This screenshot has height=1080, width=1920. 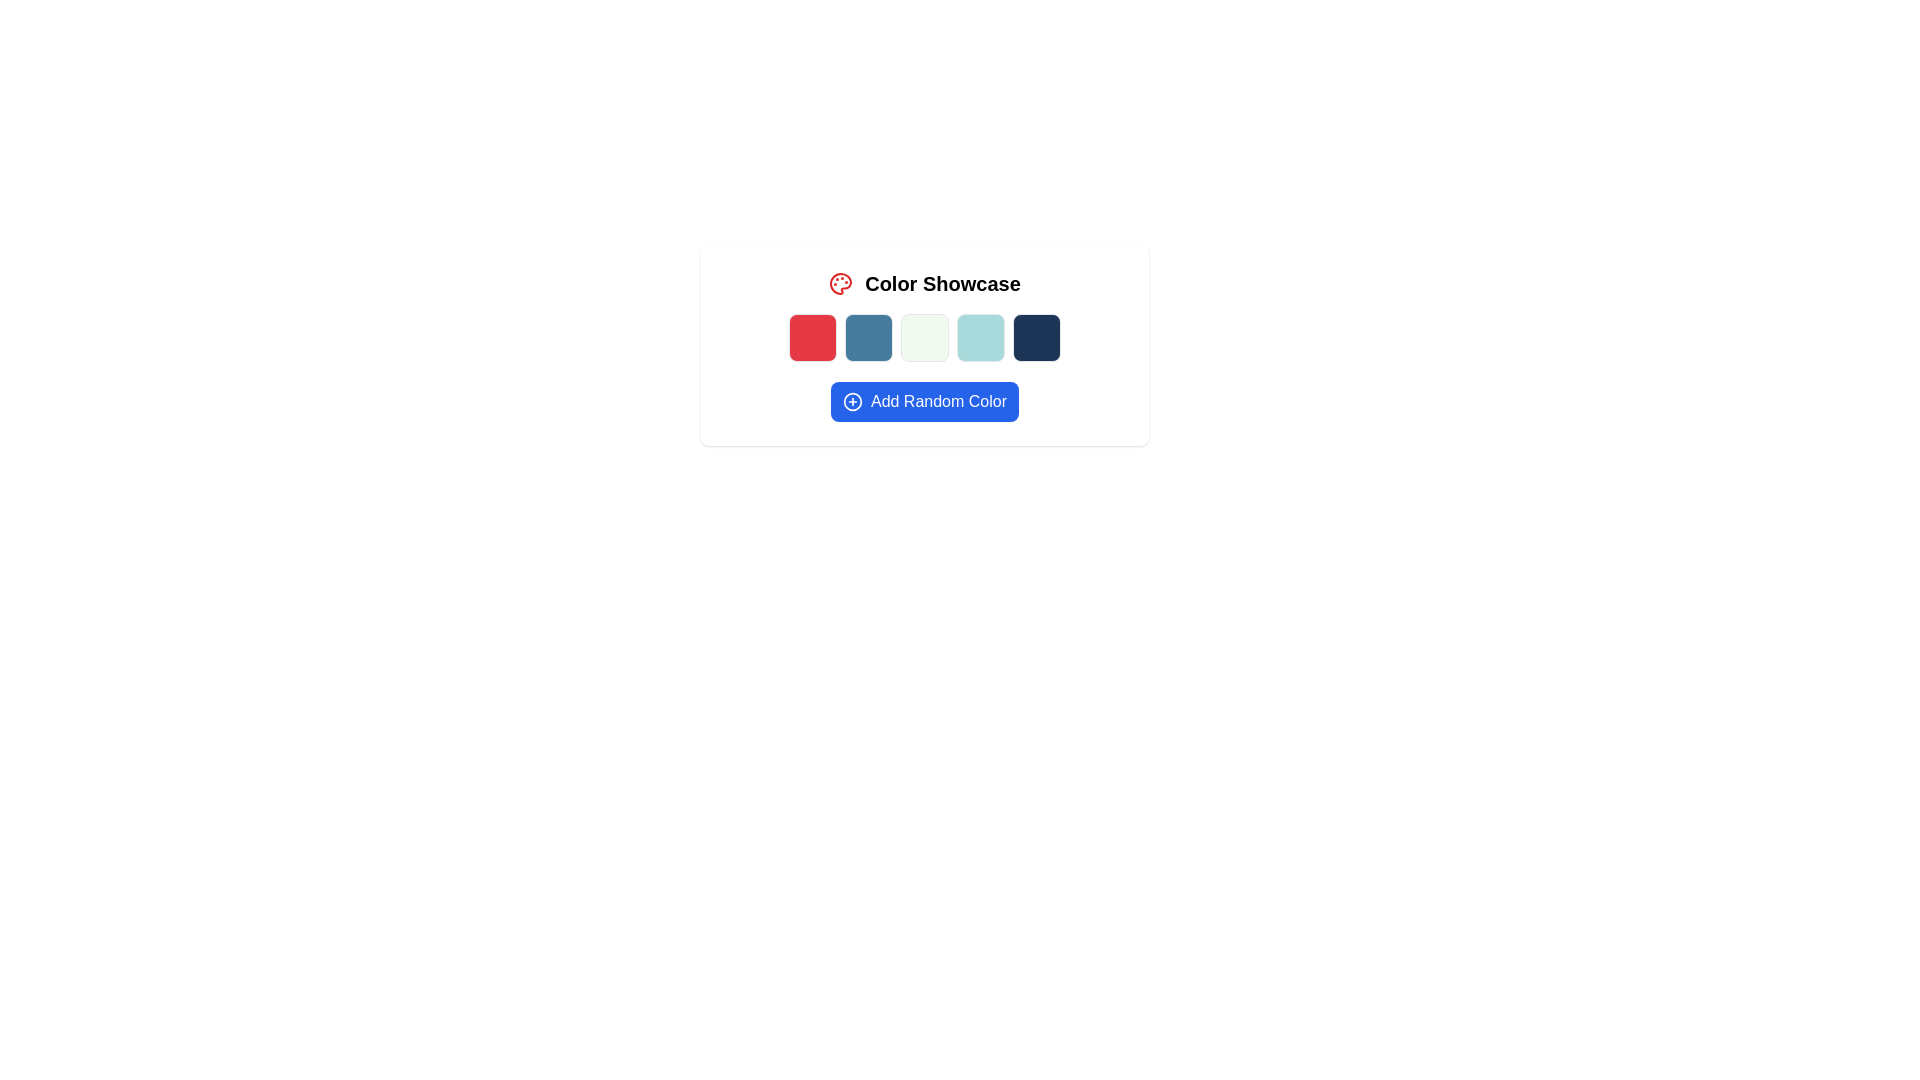 What do you see at coordinates (924, 337) in the screenshot?
I see `the third static visual block from the left in the horizontal grid` at bounding box center [924, 337].